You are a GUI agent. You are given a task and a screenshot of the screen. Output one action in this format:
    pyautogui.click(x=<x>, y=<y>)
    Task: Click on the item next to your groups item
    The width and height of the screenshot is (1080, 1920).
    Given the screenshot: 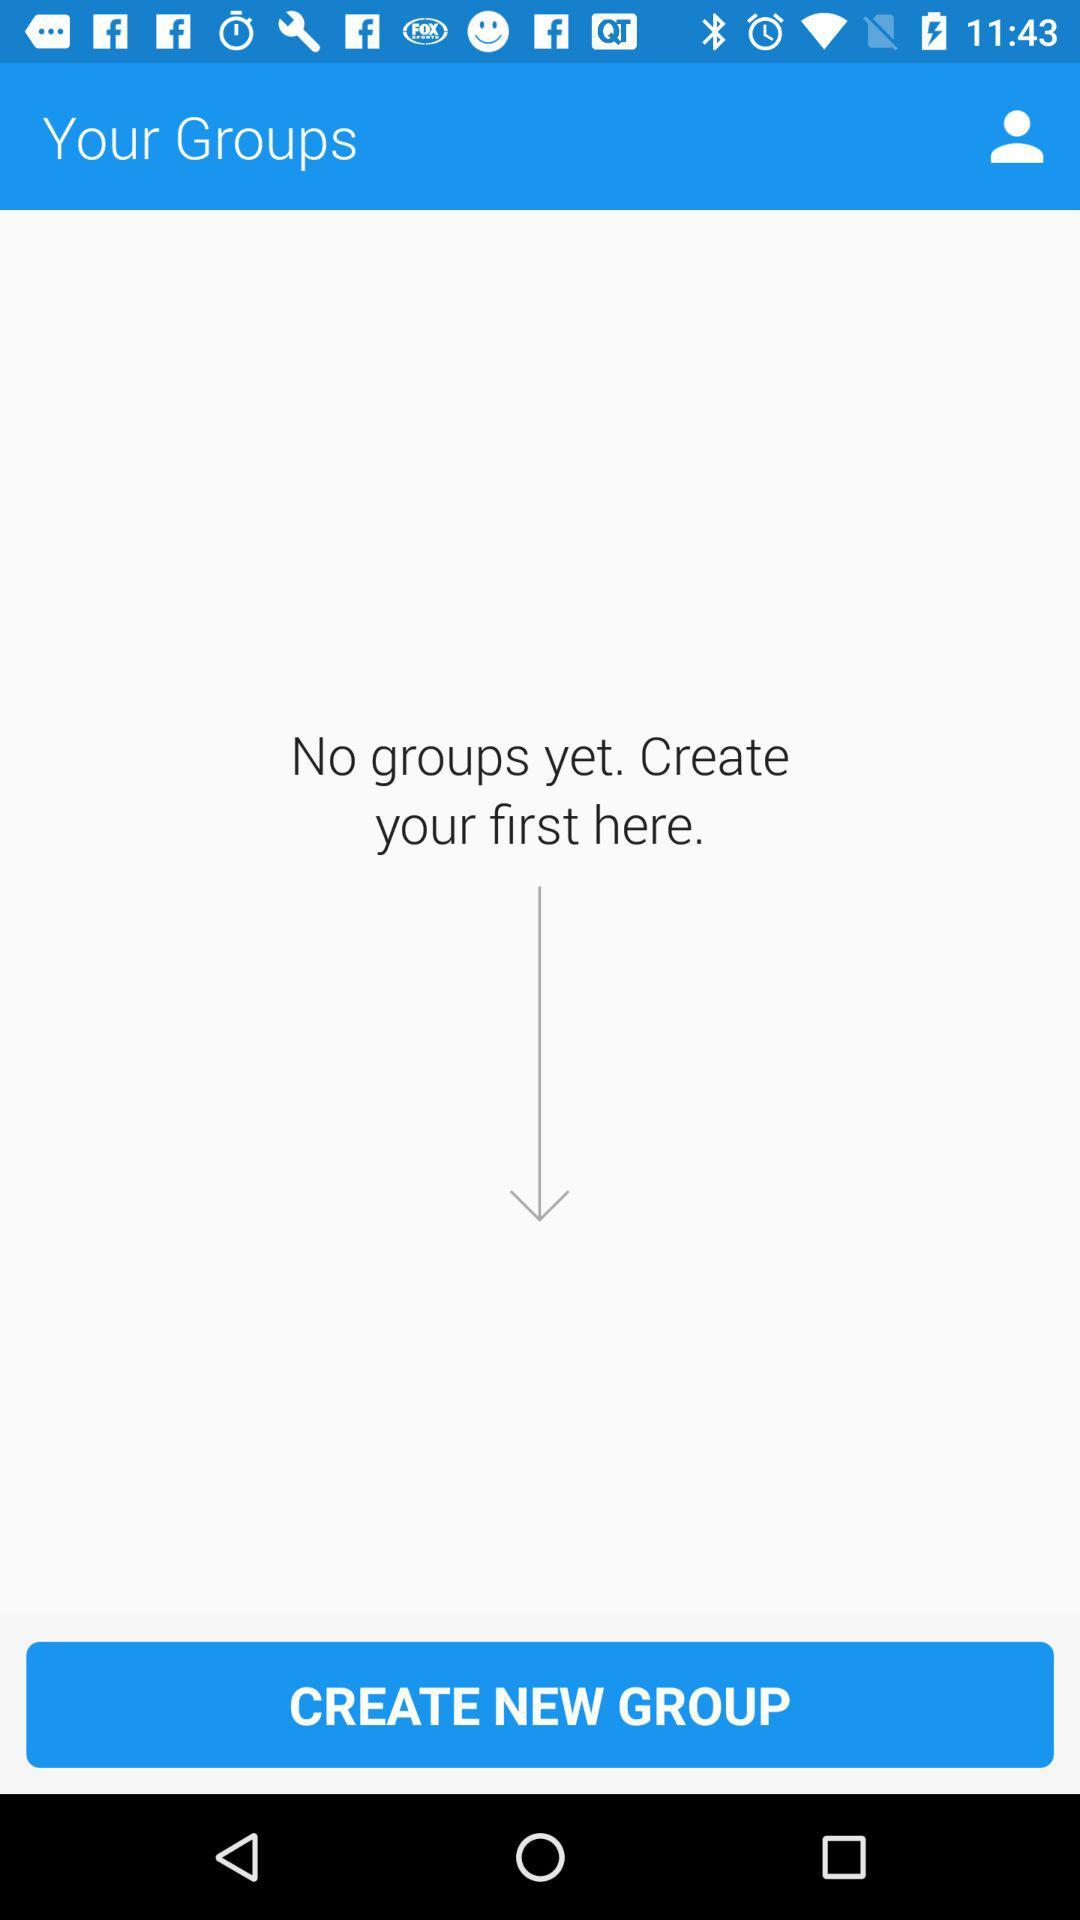 What is the action you would take?
    pyautogui.click(x=1017, y=135)
    